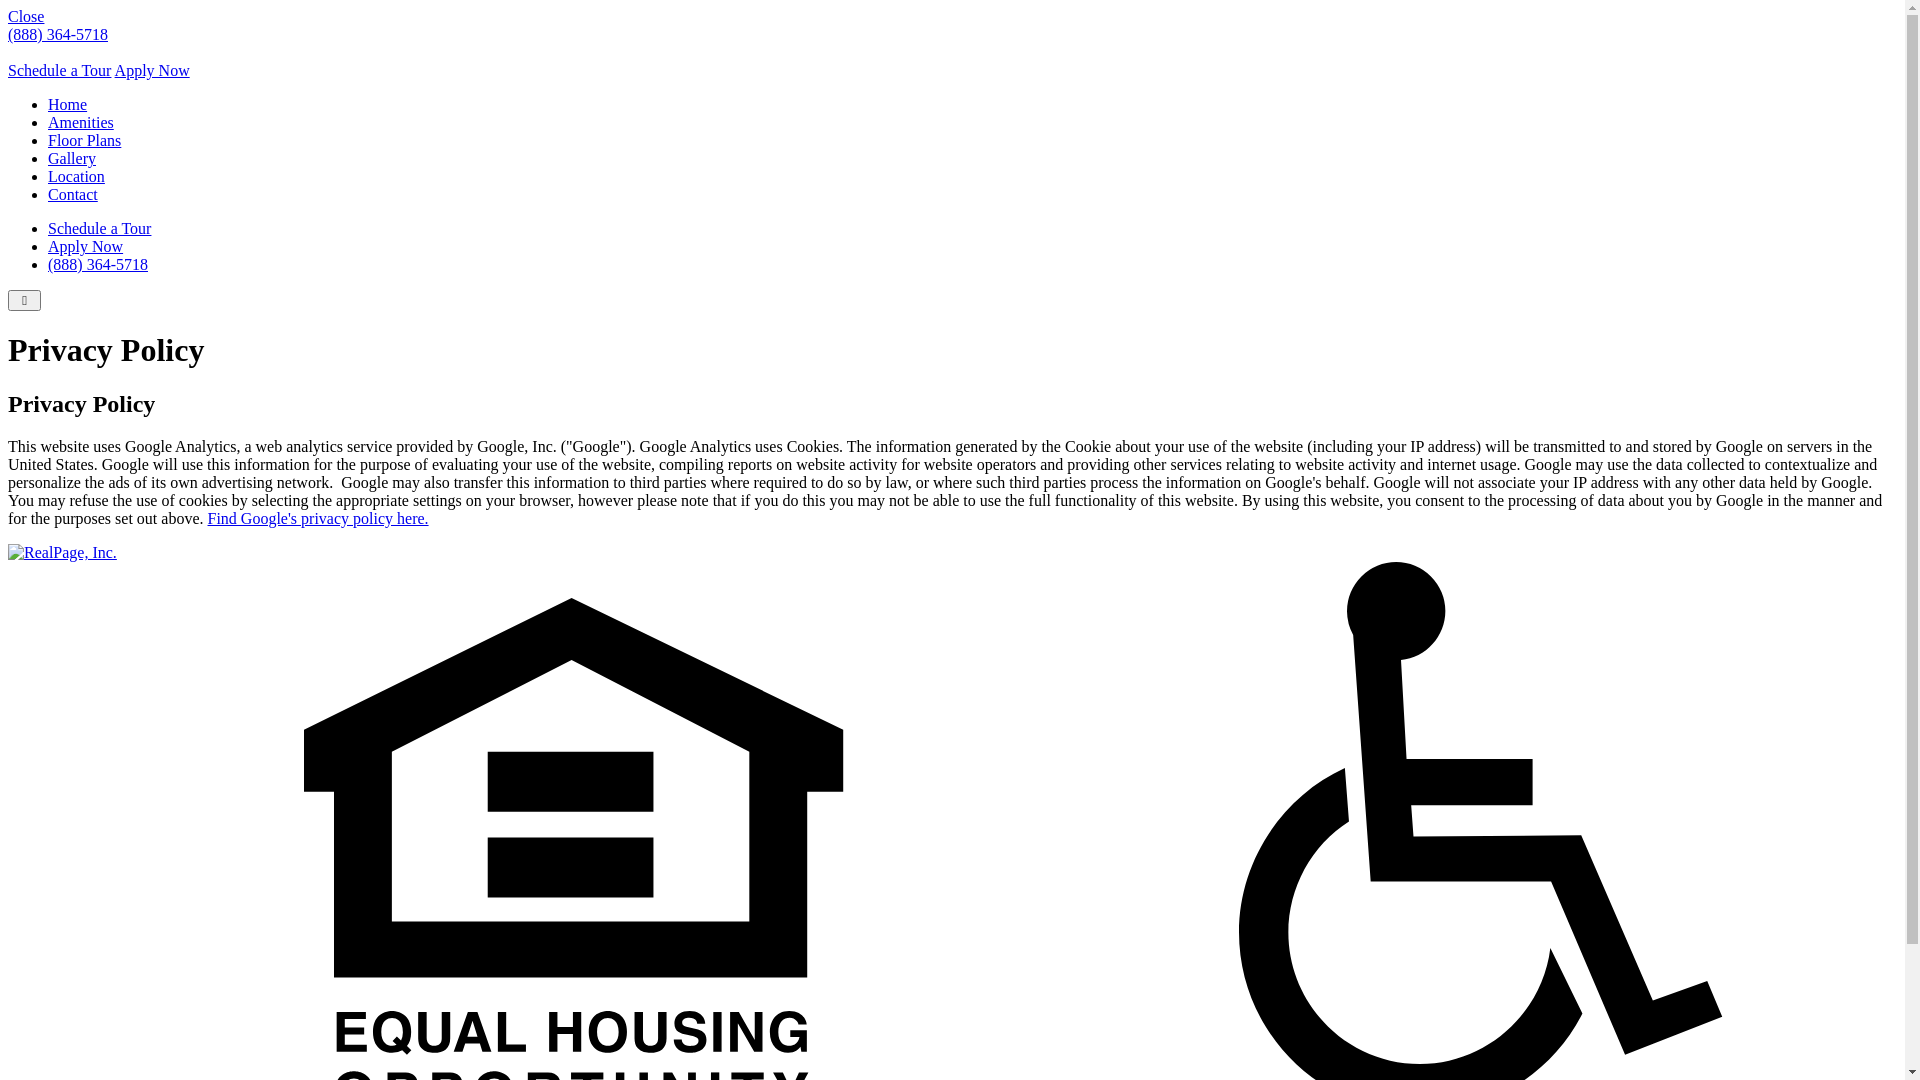 The image size is (1920, 1080). I want to click on 'Gallery', so click(72, 157).